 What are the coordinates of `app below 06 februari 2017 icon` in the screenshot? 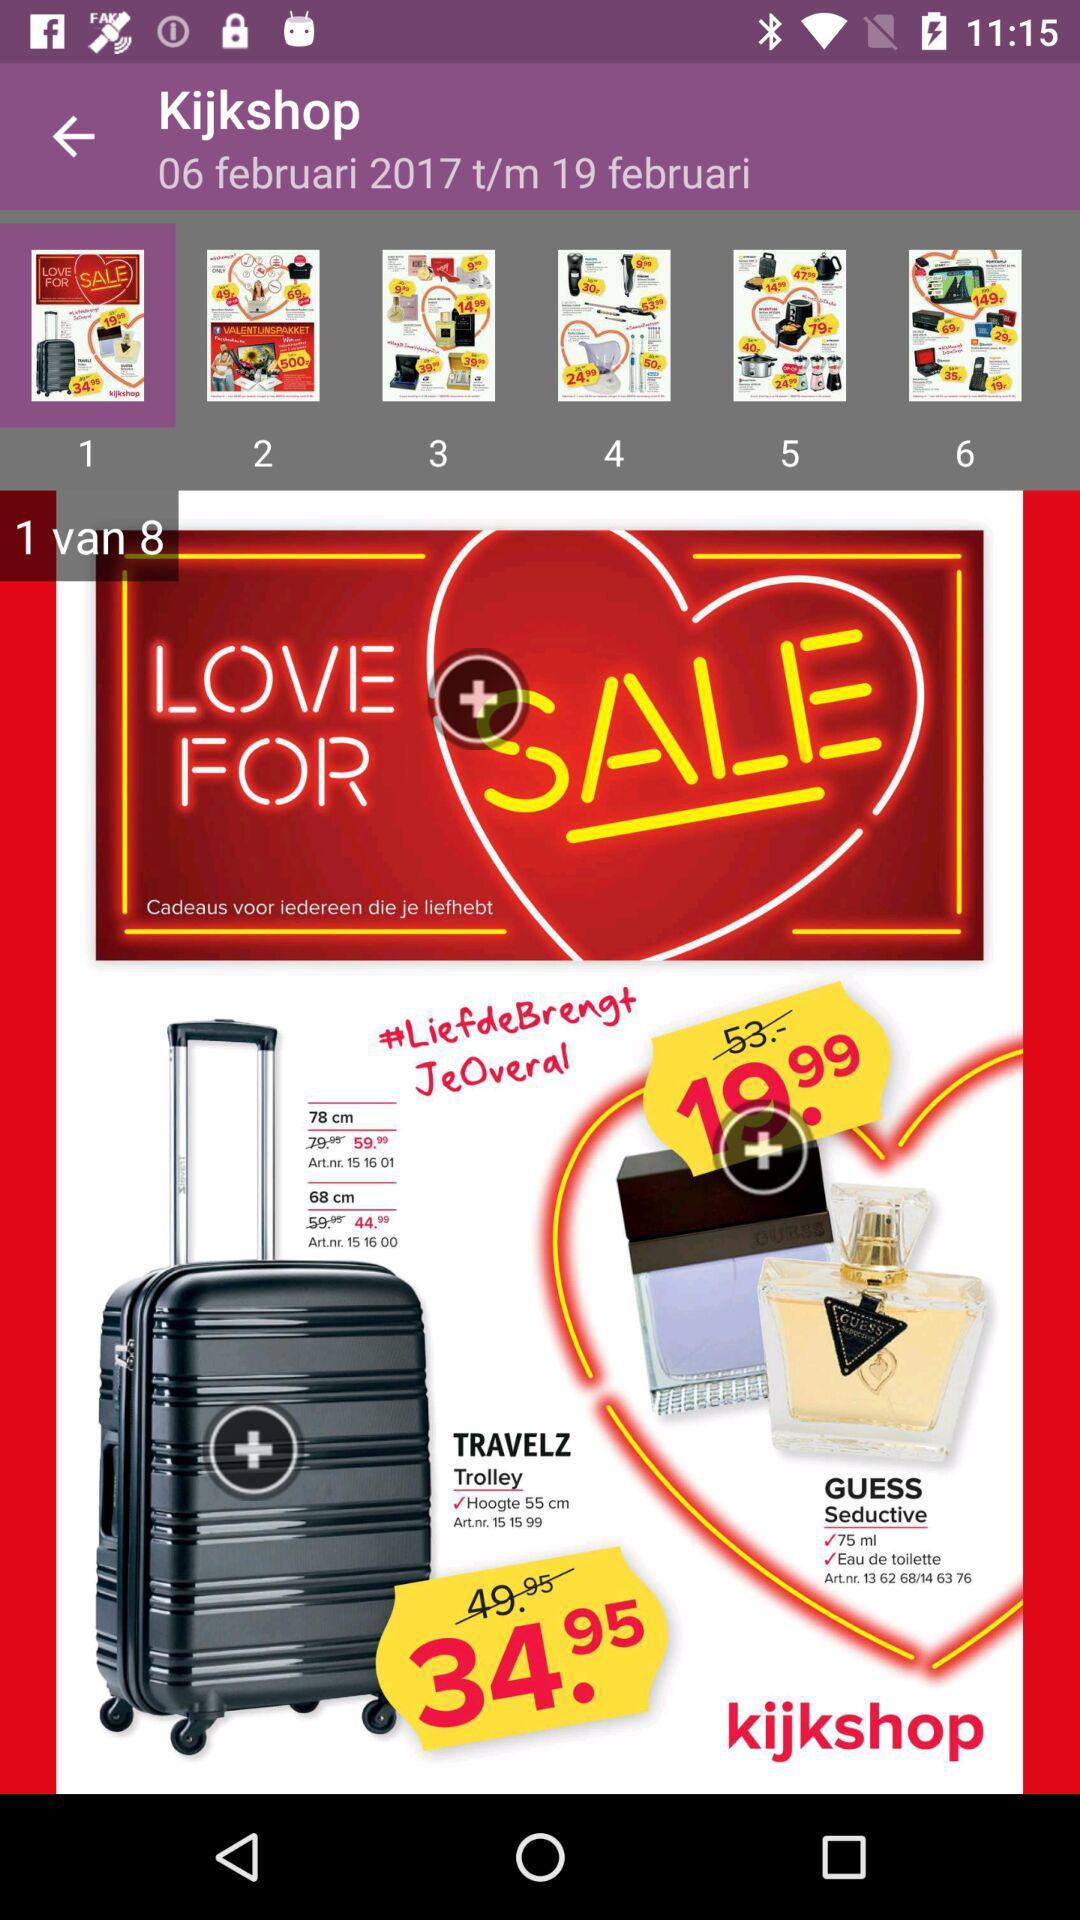 It's located at (788, 325).